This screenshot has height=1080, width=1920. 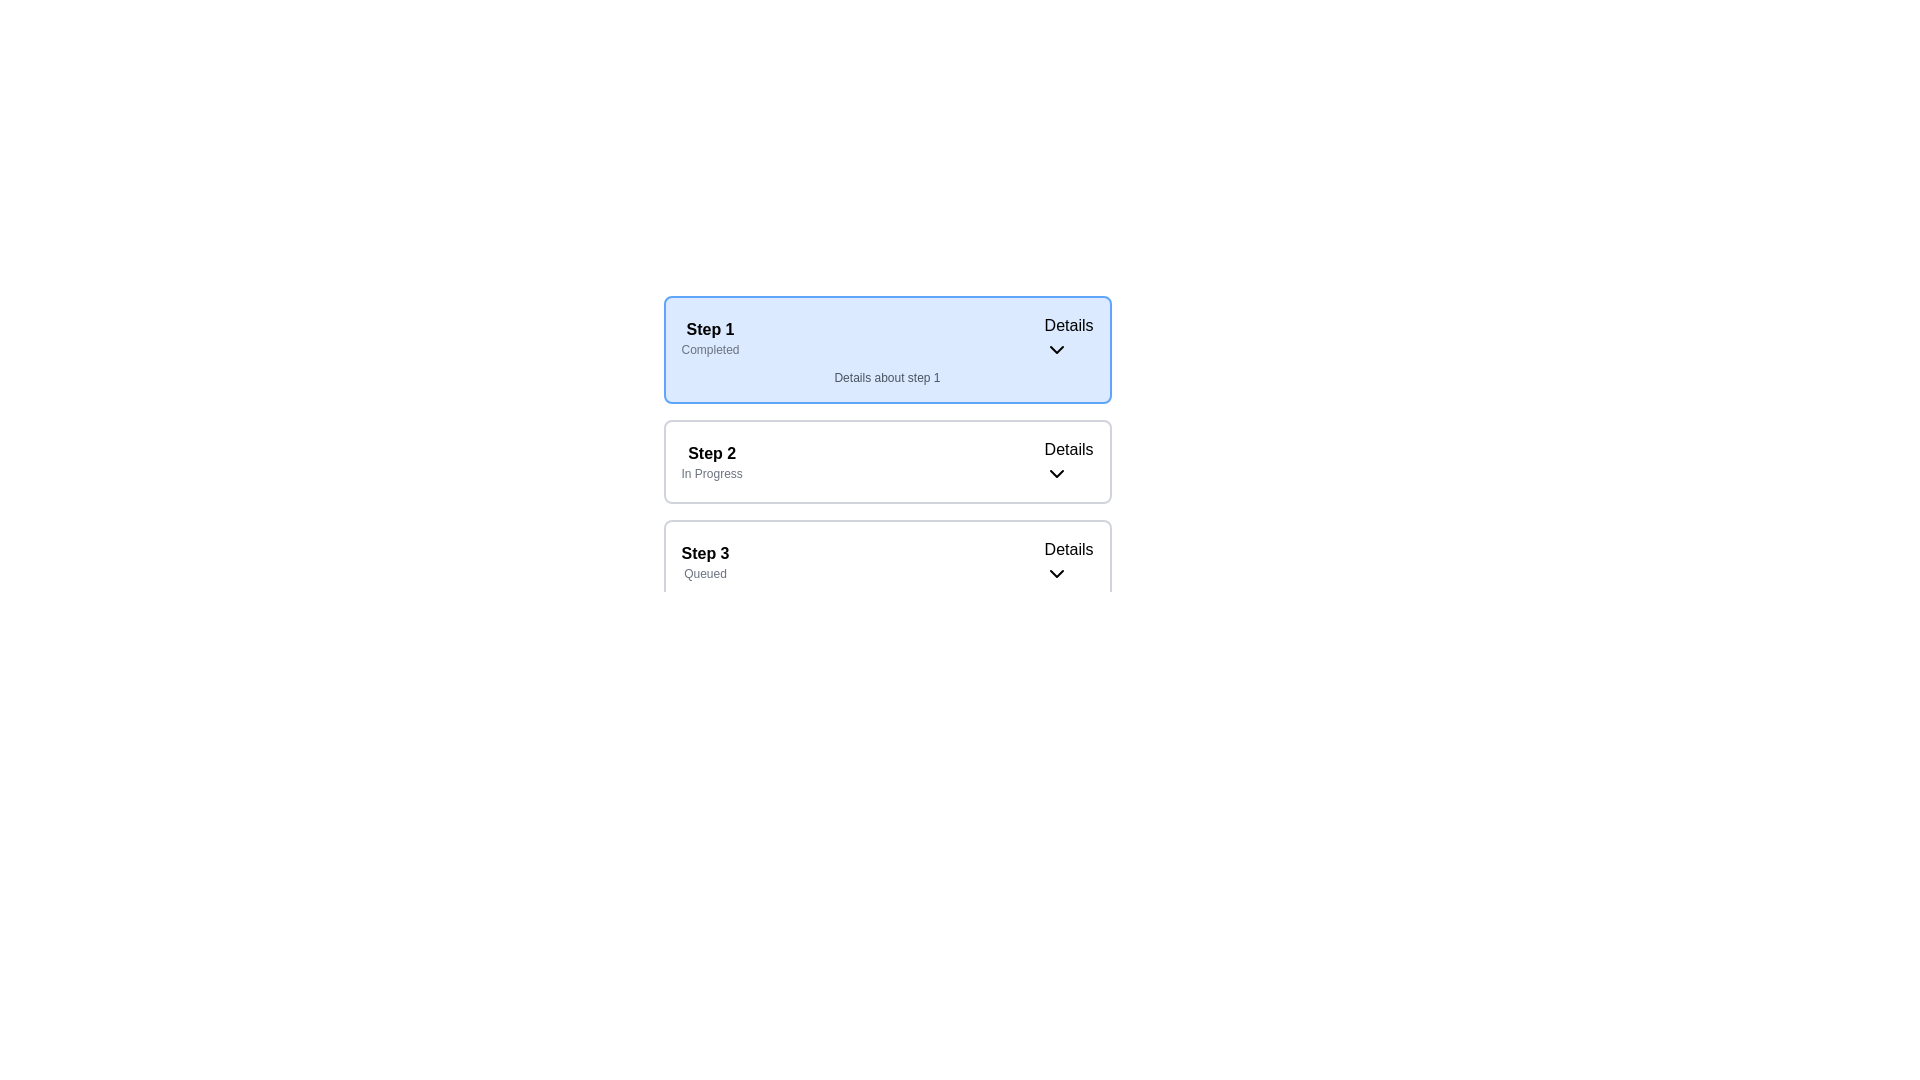 What do you see at coordinates (711, 462) in the screenshot?
I see `the 'Step 2' text label indicating the progress of the second step in the navigation interface` at bounding box center [711, 462].